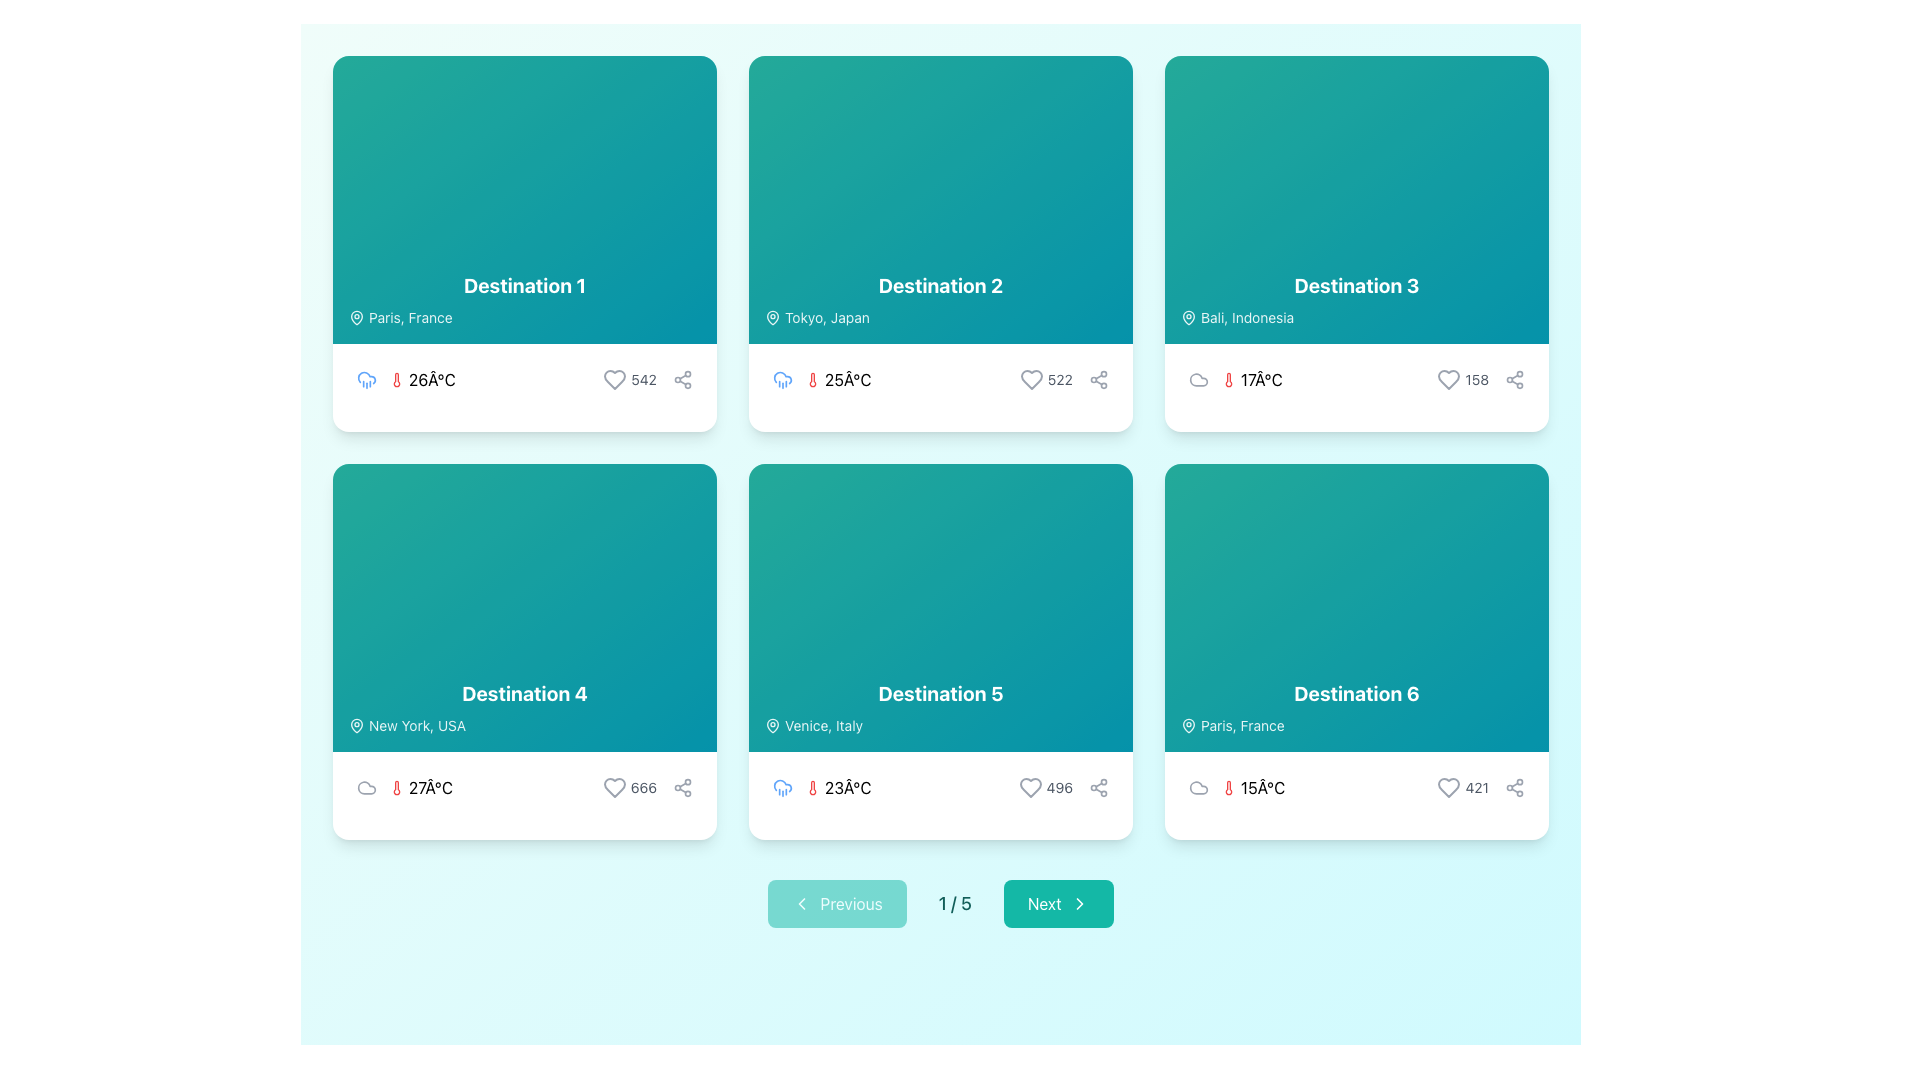 The width and height of the screenshot is (1920, 1080). What do you see at coordinates (524, 607) in the screenshot?
I see `the informational card with a teal to cyan gradient background displaying 'Destination 4' and 'New York, USA', positioned in the second row, first column of the grid layout` at bounding box center [524, 607].